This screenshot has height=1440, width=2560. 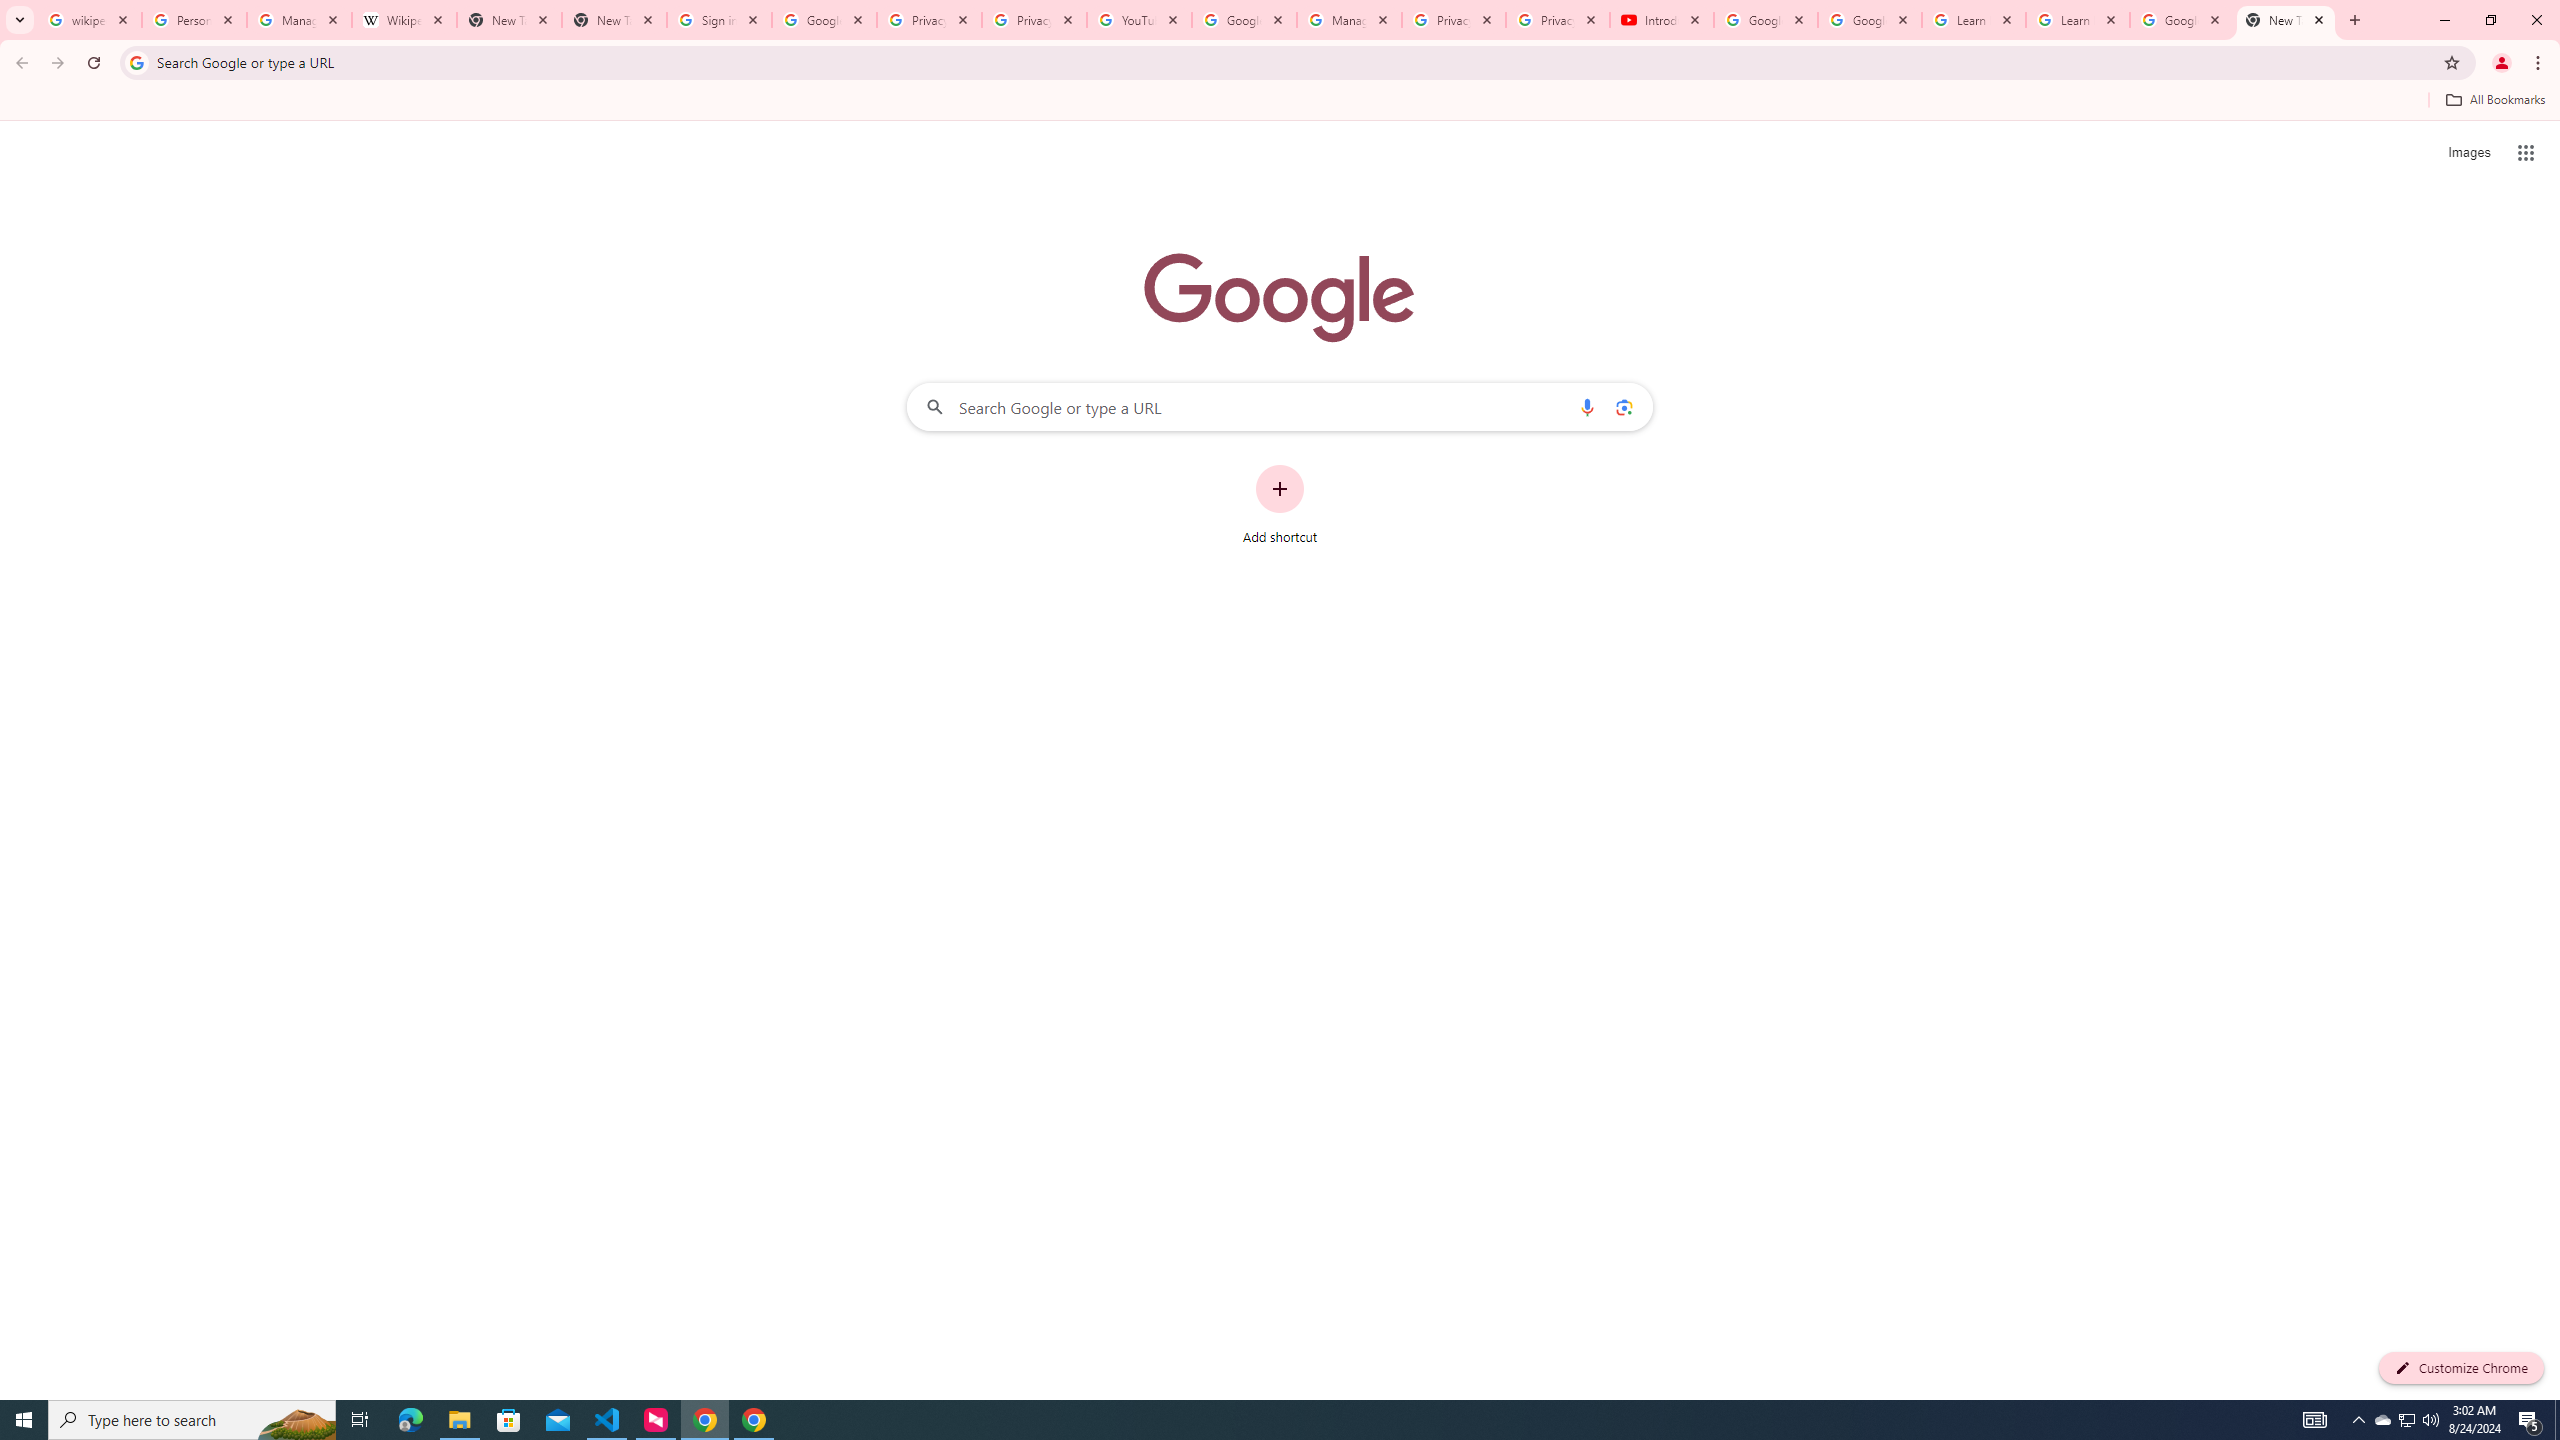 I want to click on 'Search by voice', so click(x=1586, y=405).